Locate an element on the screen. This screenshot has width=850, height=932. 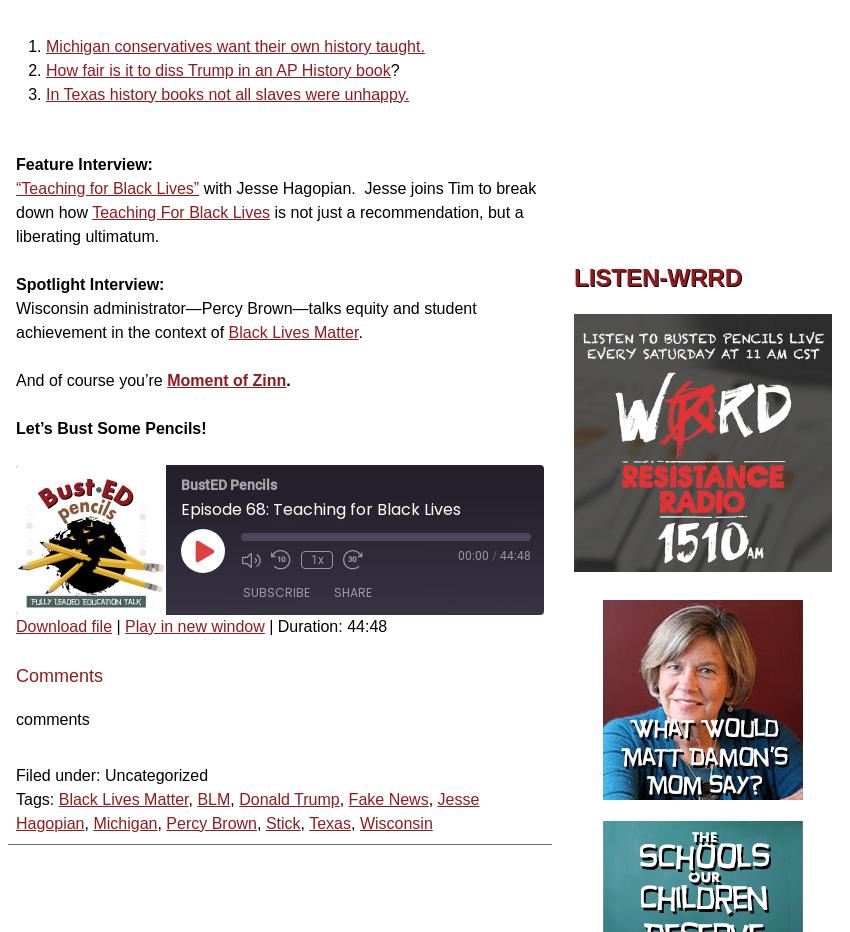
'How fair is it to diss Trump in an AP History book' is located at coordinates (218, 69).